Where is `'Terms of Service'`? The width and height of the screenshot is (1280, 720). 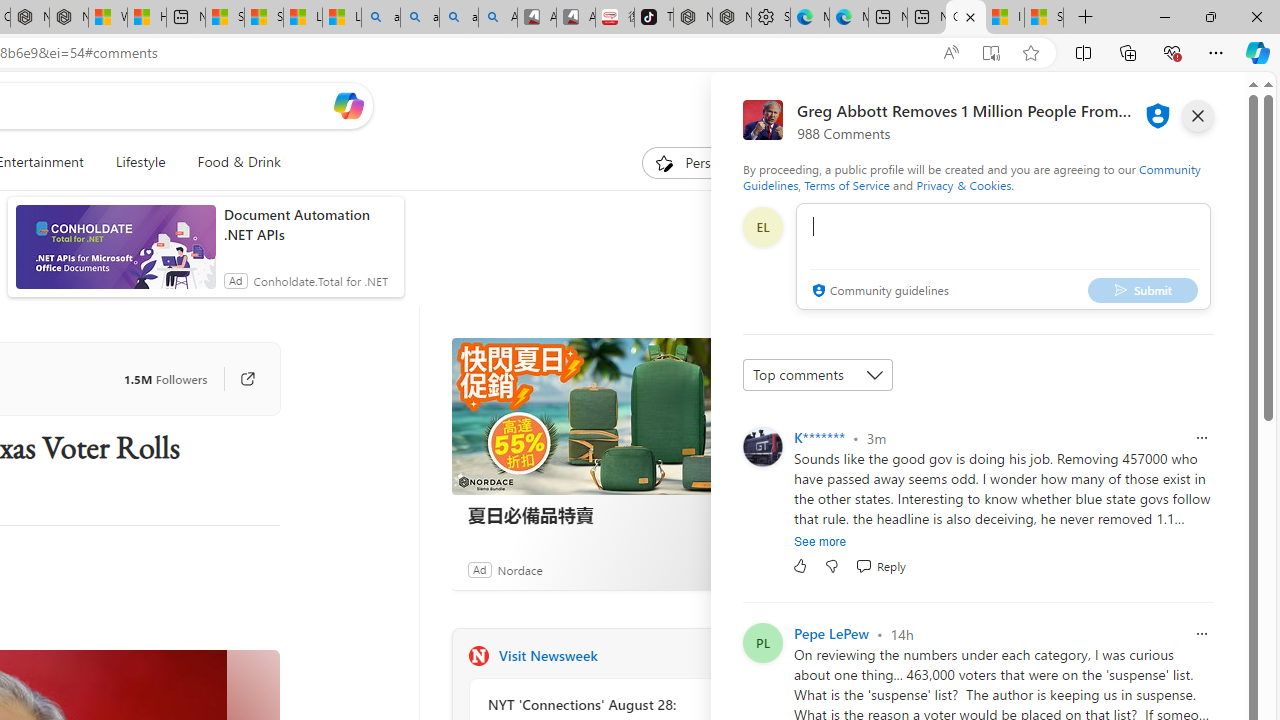
'Terms of Service' is located at coordinates (846, 185).